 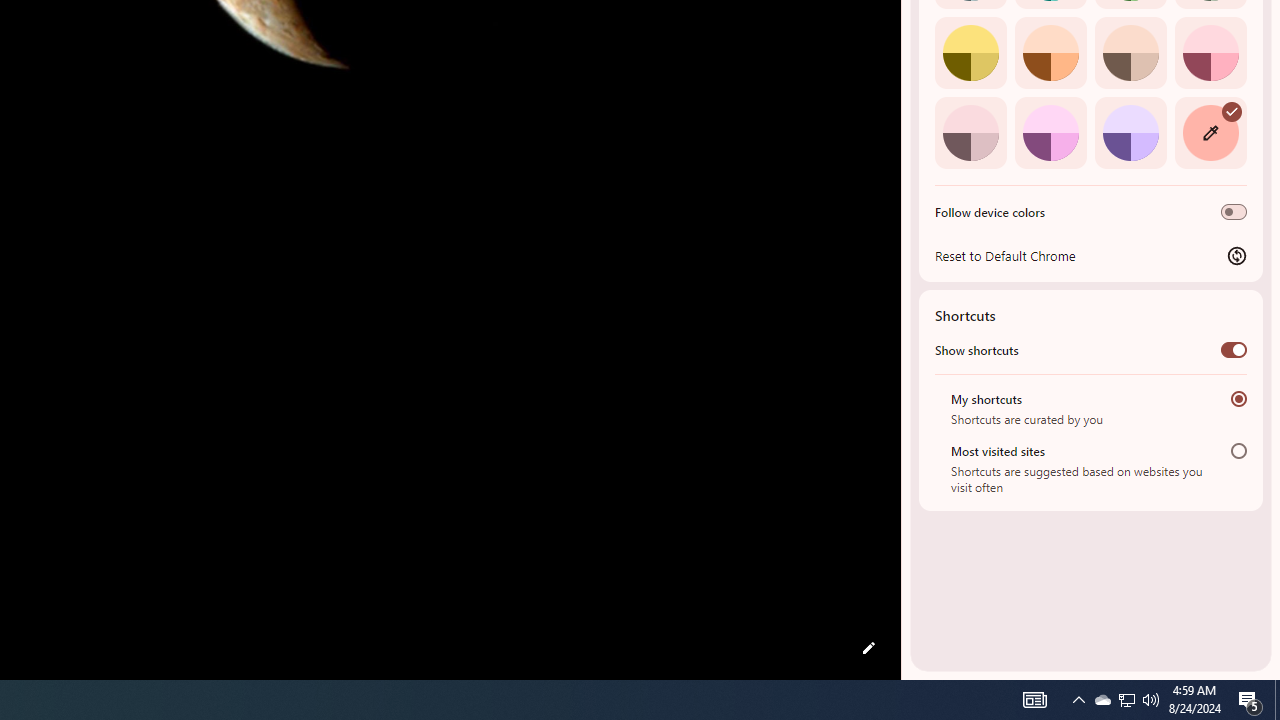 I want to click on 'Show shortcuts', so click(x=1232, y=348).